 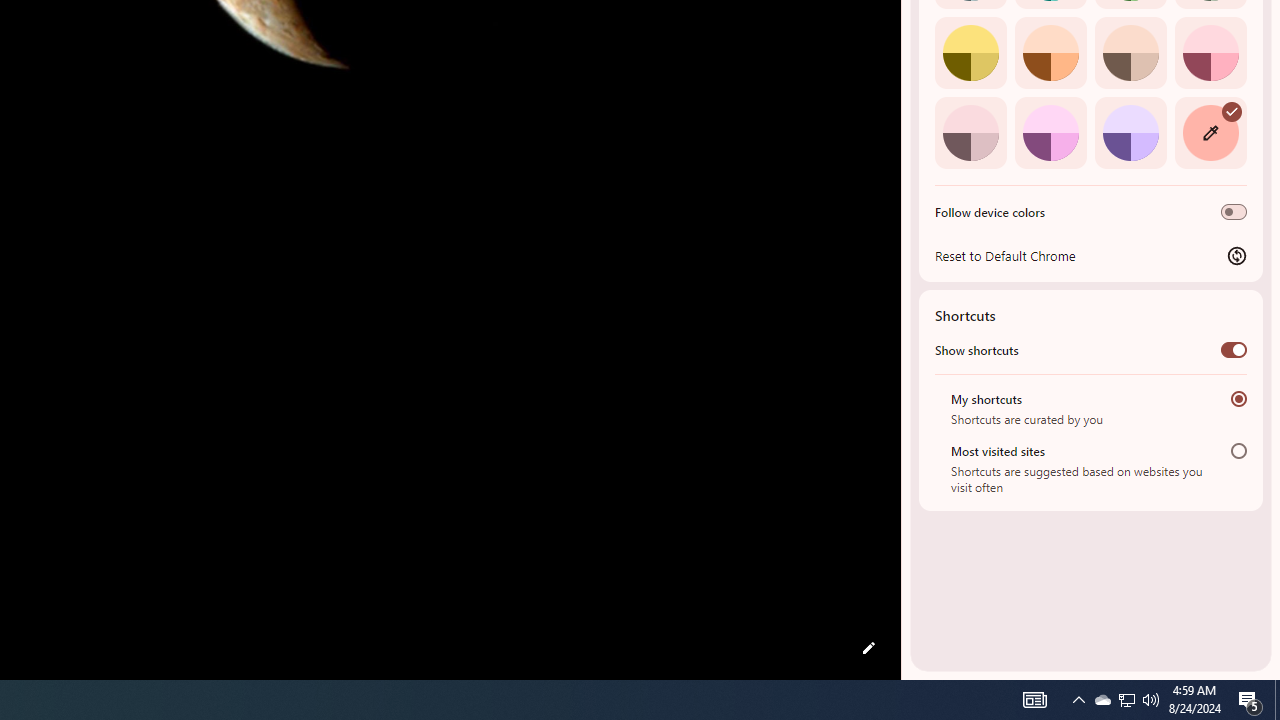 I want to click on 'Show shortcuts', so click(x=1232, y=348).